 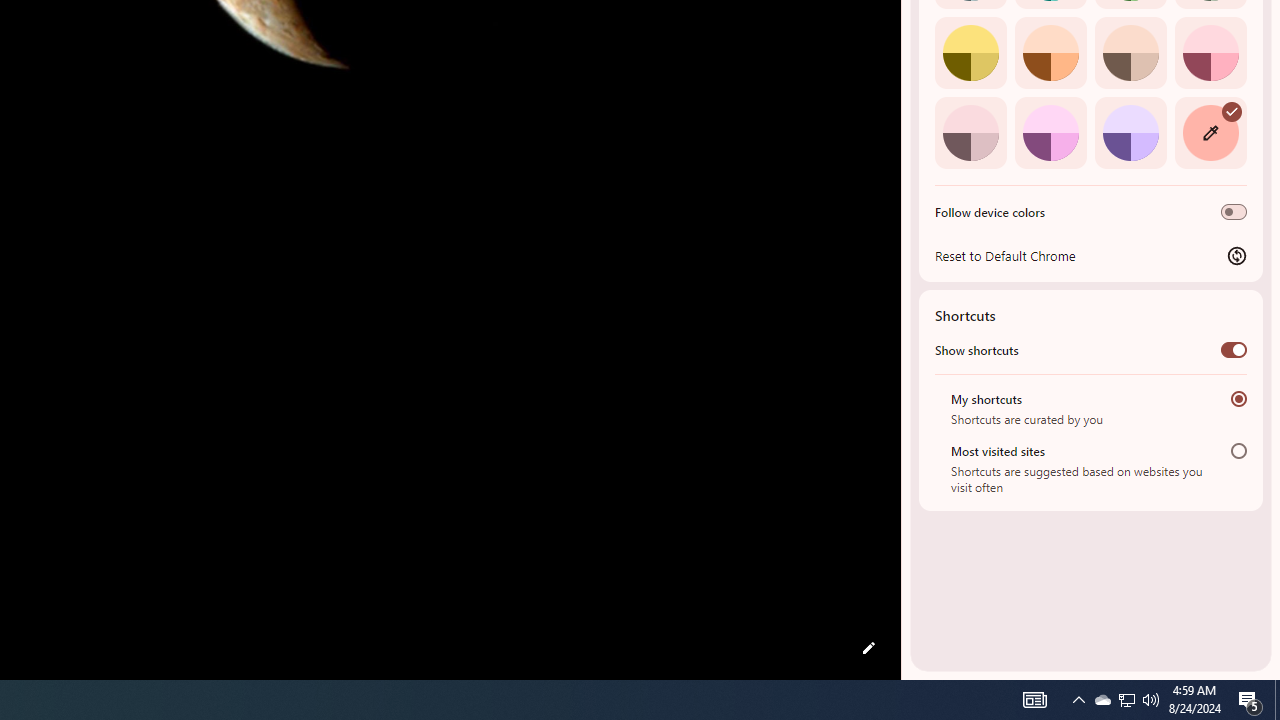 I want to click on 'Show shortcuts', so click(x=1232, y=348).